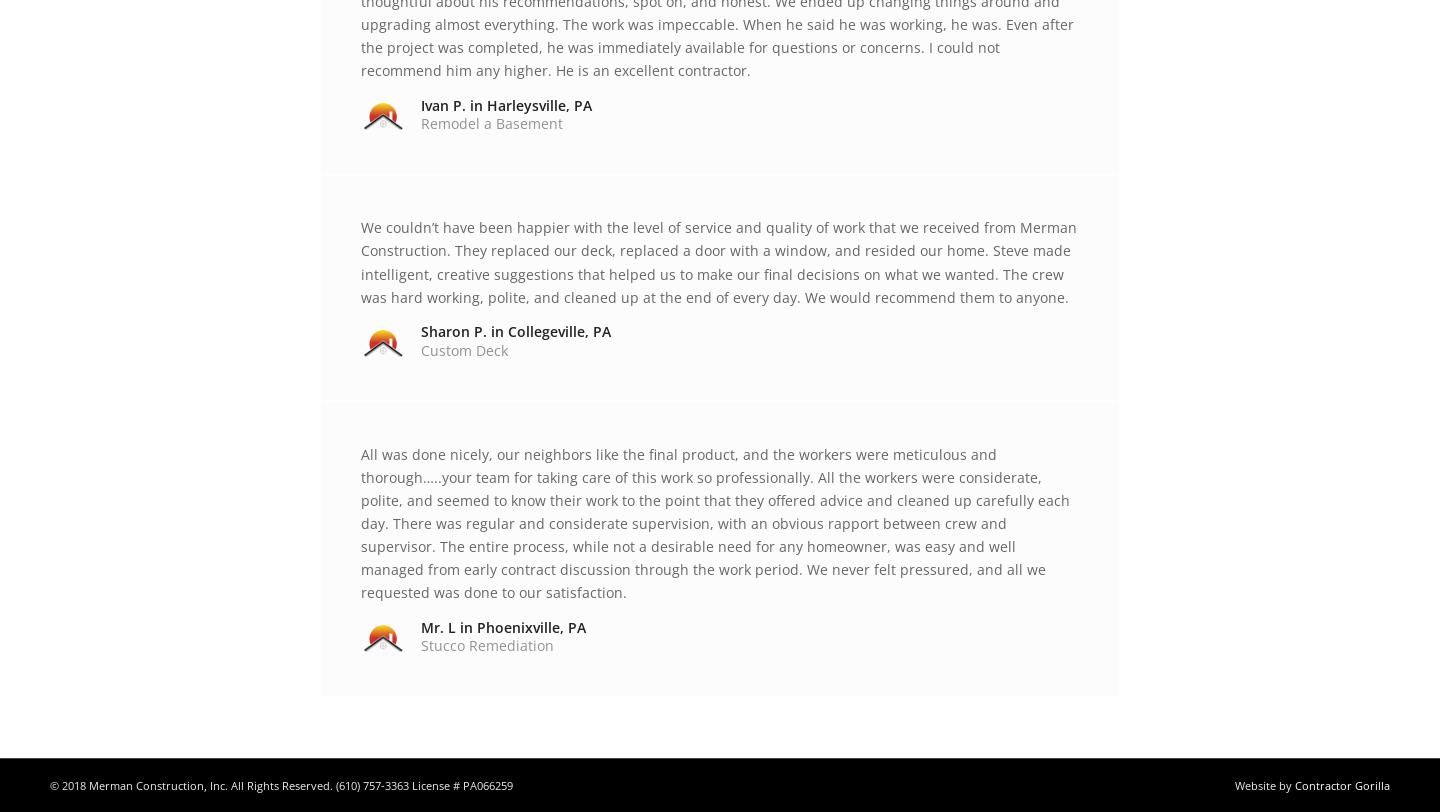 The width and height of the screenshot is (1440, 812). I want to click on 'Custom Deck', so click(464, 349).